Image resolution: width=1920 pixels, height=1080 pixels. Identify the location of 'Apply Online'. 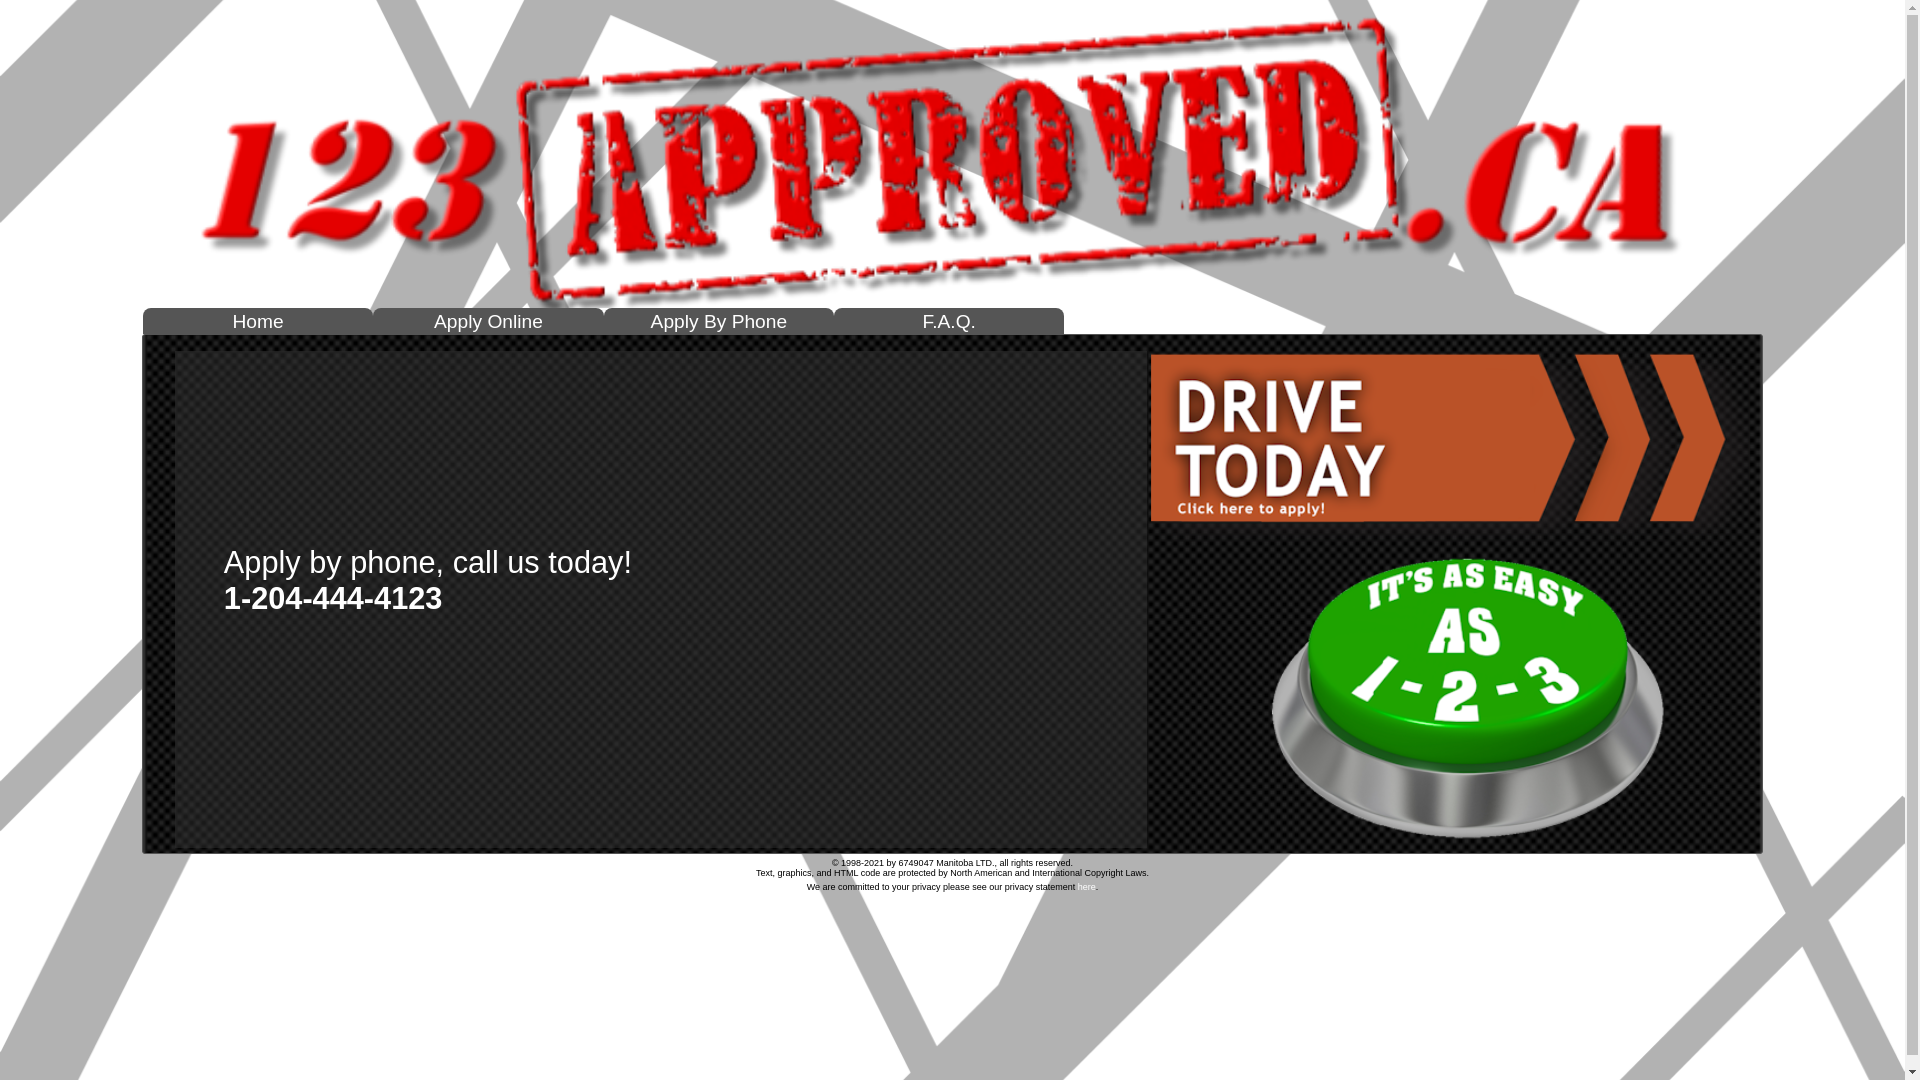
(488, 322).